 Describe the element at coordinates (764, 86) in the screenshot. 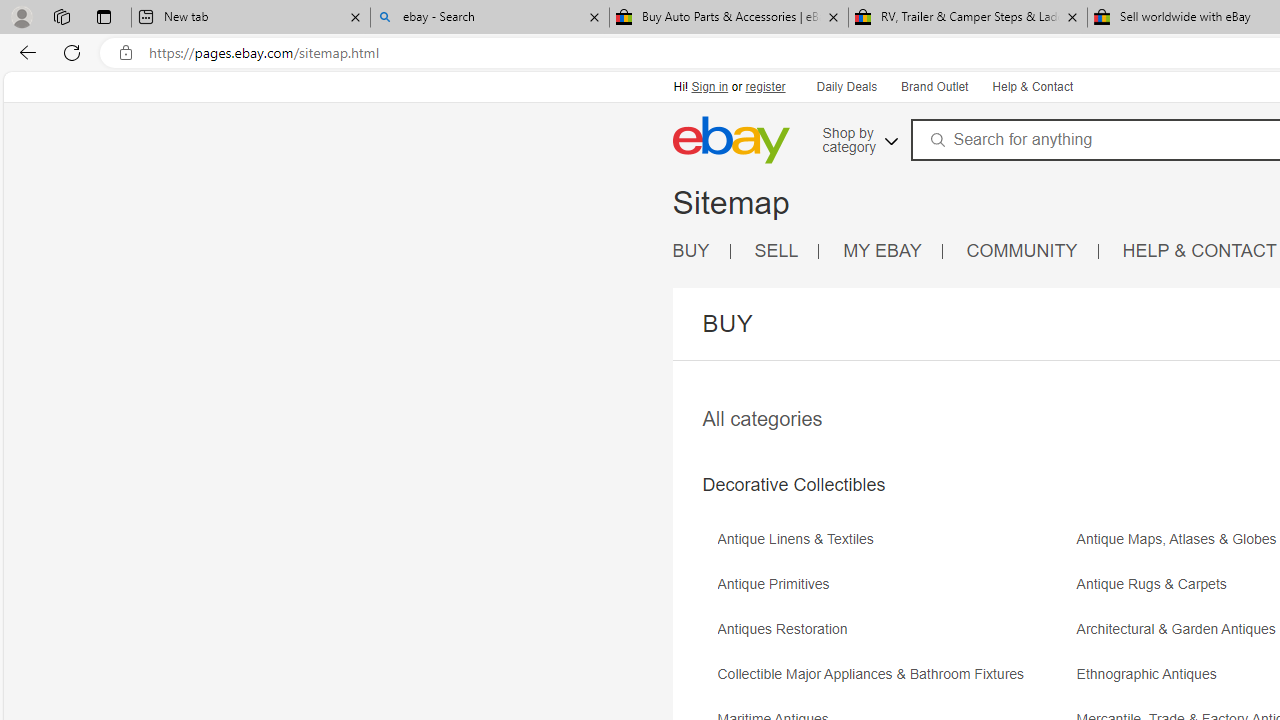

I see `'register'` at that location.